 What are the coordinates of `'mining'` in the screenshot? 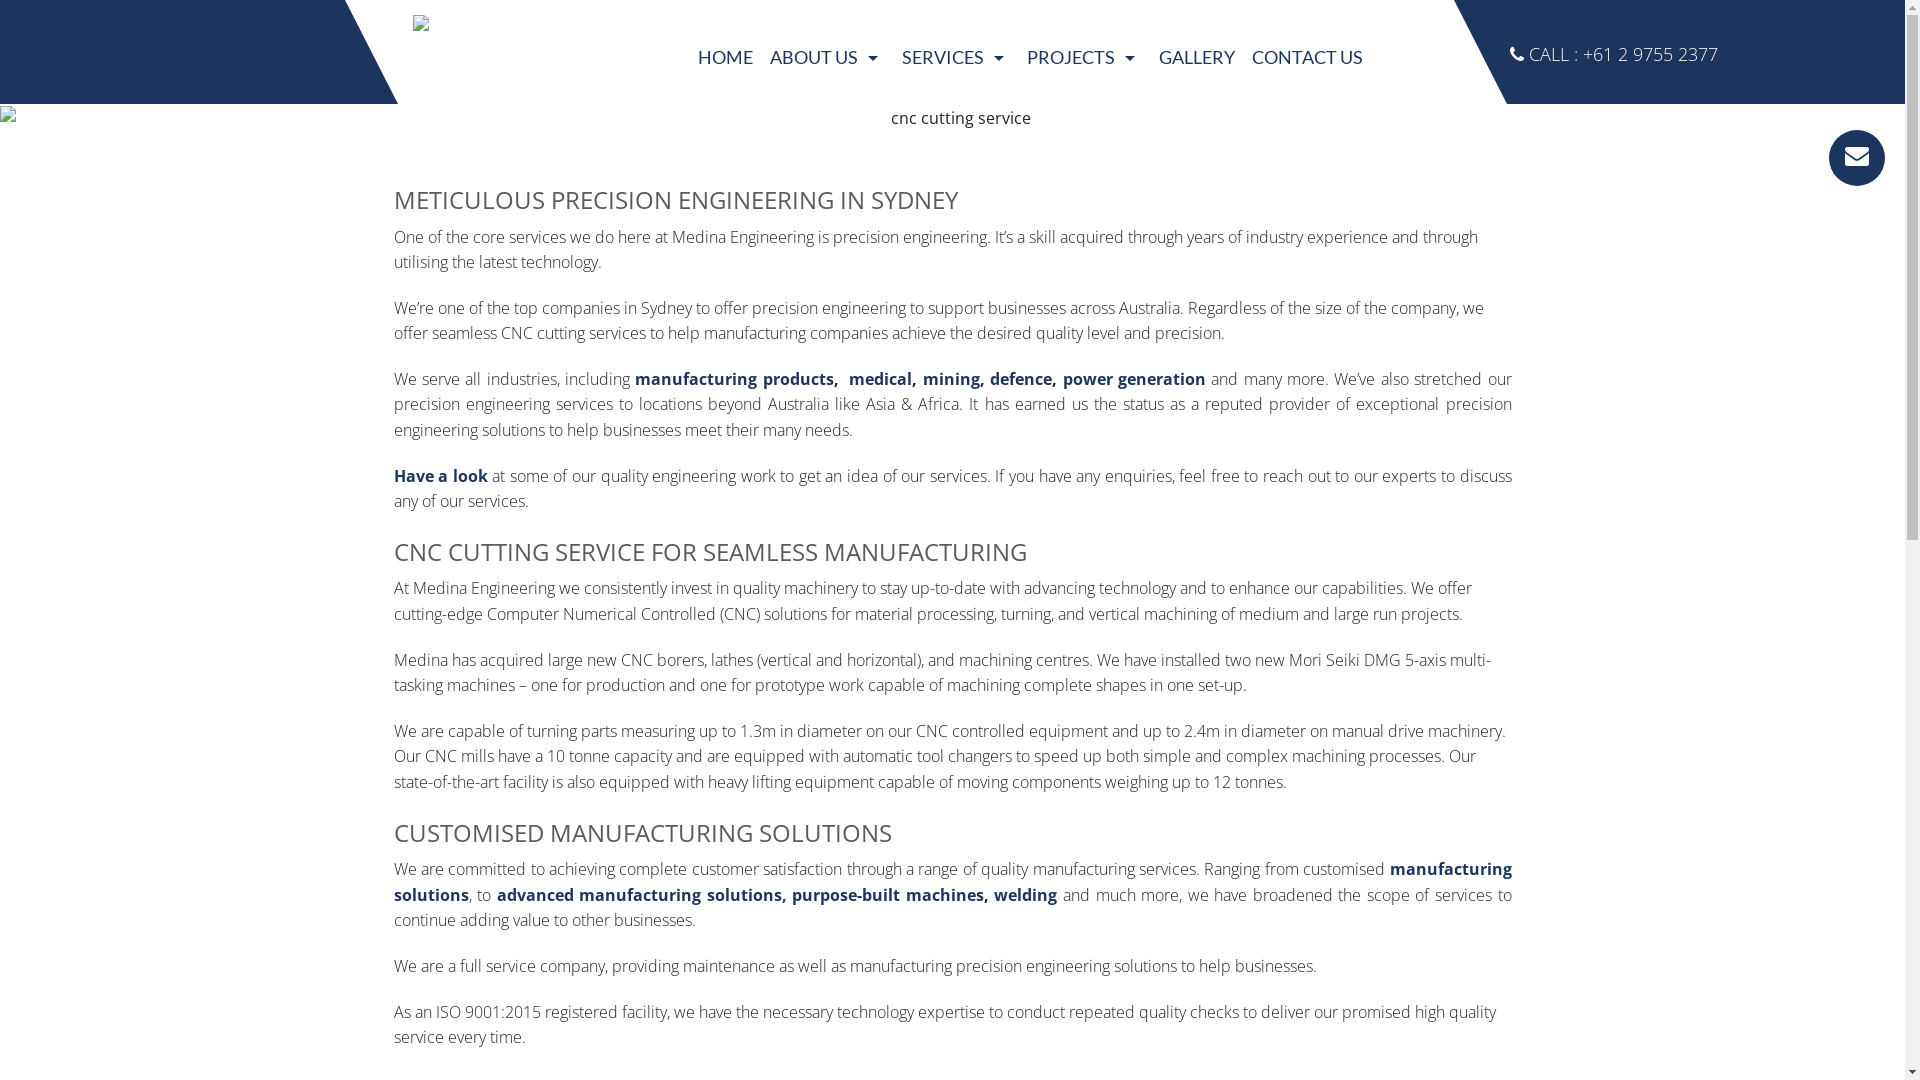 It's located at (950, 378).